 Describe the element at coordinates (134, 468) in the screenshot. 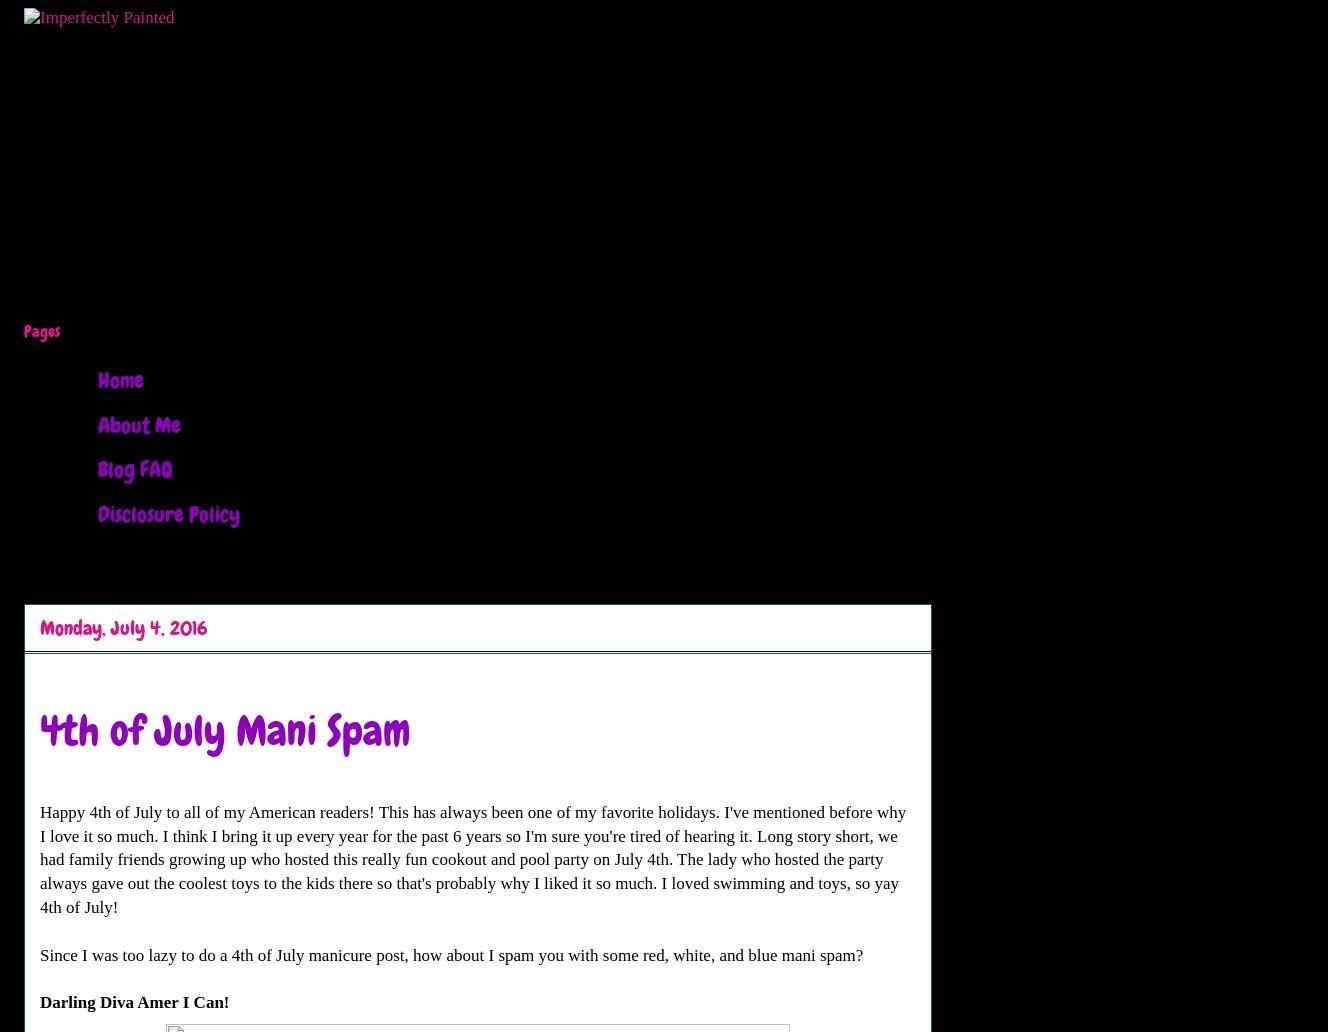

I see `'Blog FAQ'` at that location.